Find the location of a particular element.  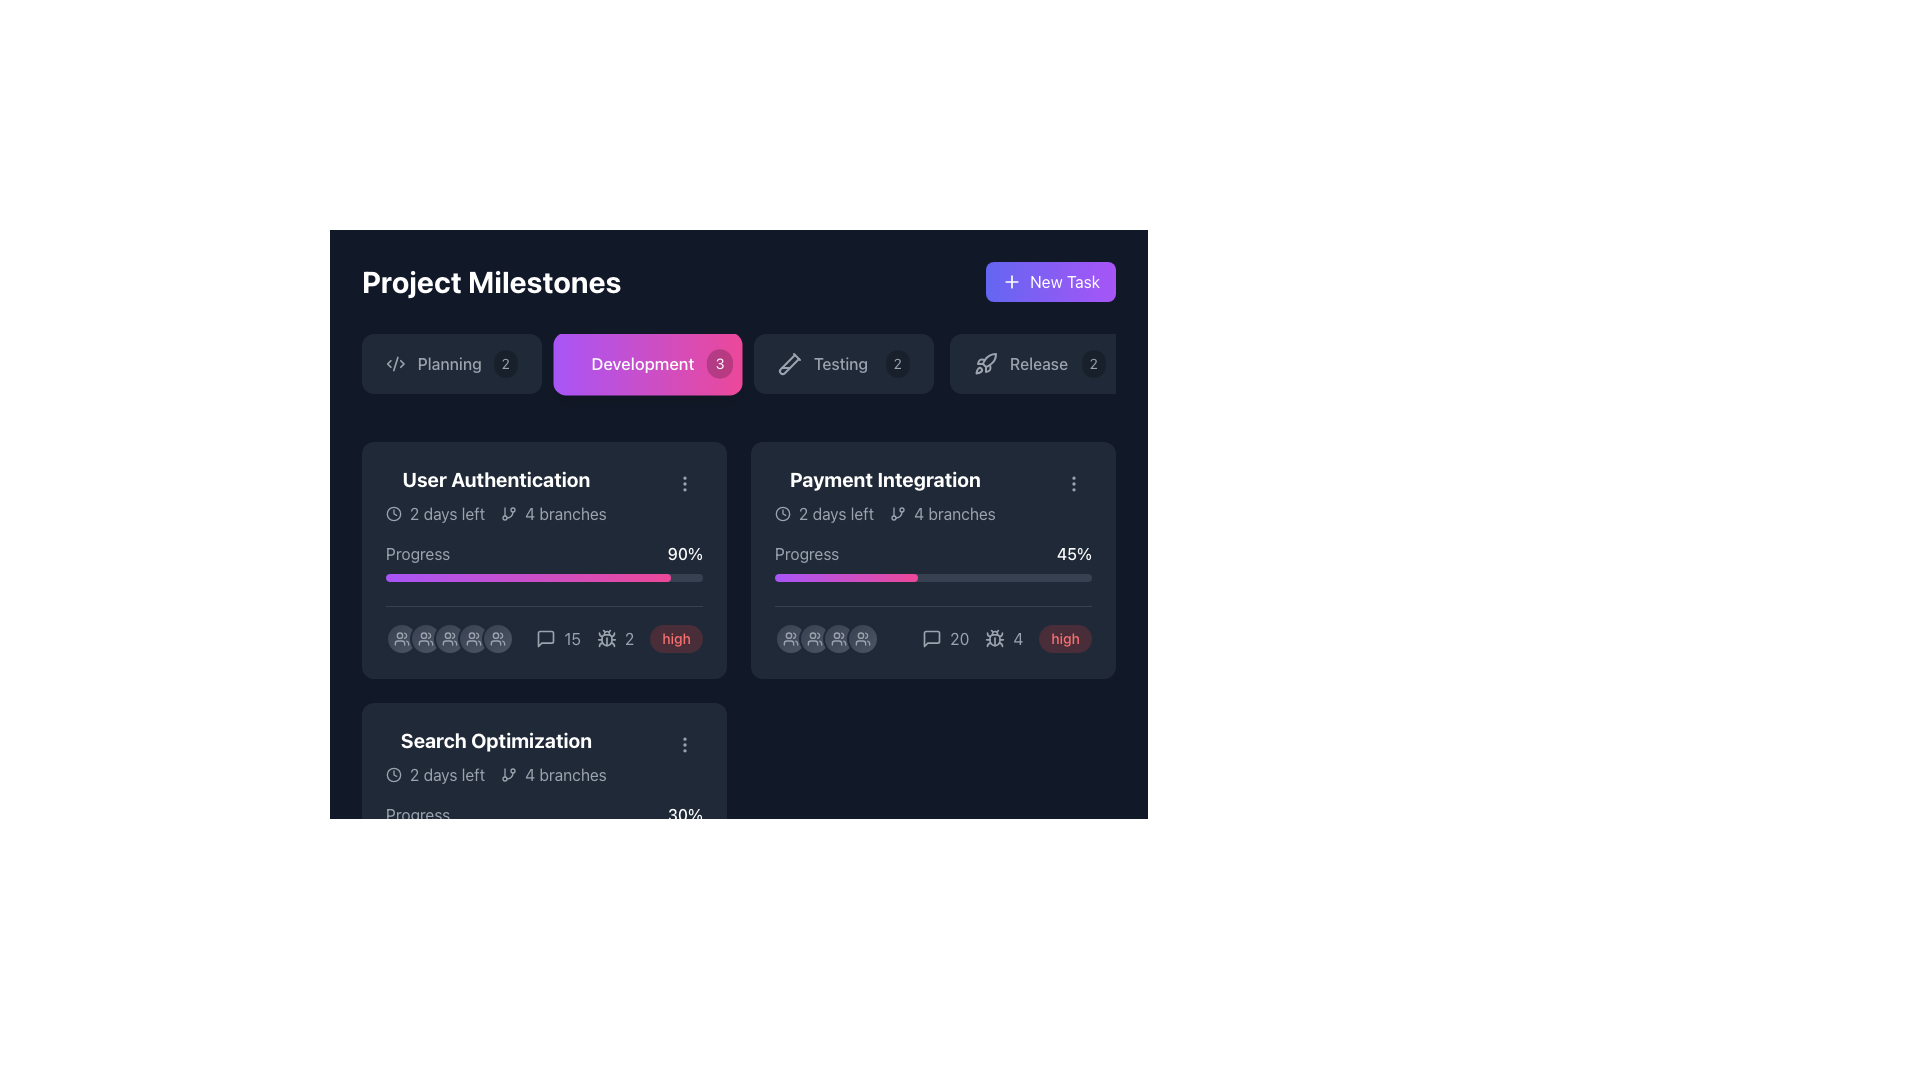

the circular icon element that is part of the clock icon located at the top left corner of the 'Search Optimization' card is located at coordinates (393, 774).